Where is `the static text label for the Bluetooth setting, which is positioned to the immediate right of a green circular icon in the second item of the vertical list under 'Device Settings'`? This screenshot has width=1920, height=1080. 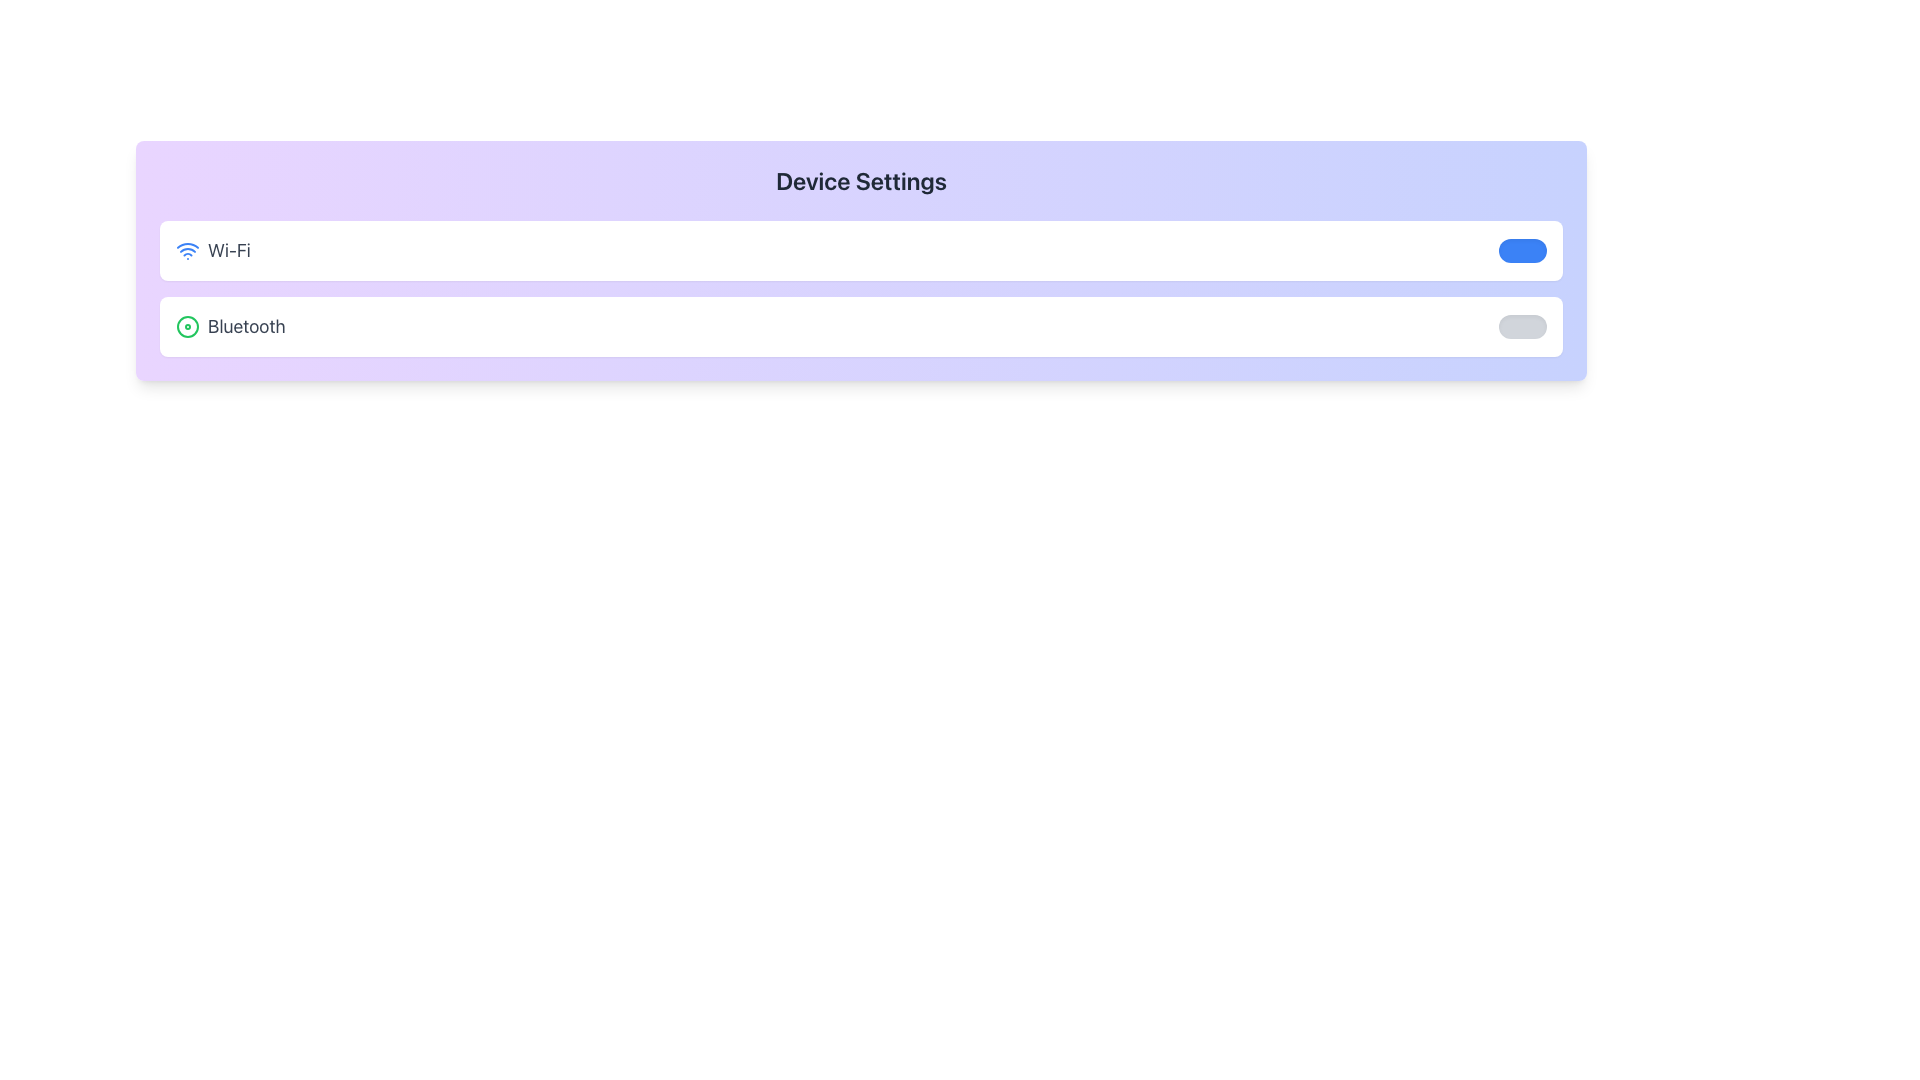 the static text label for the Bluetooth setting, which is positioned to the immediate right of a green circular icon in the second item of the vertical list under 'Device Settings' is located at coordinates (245, 326).